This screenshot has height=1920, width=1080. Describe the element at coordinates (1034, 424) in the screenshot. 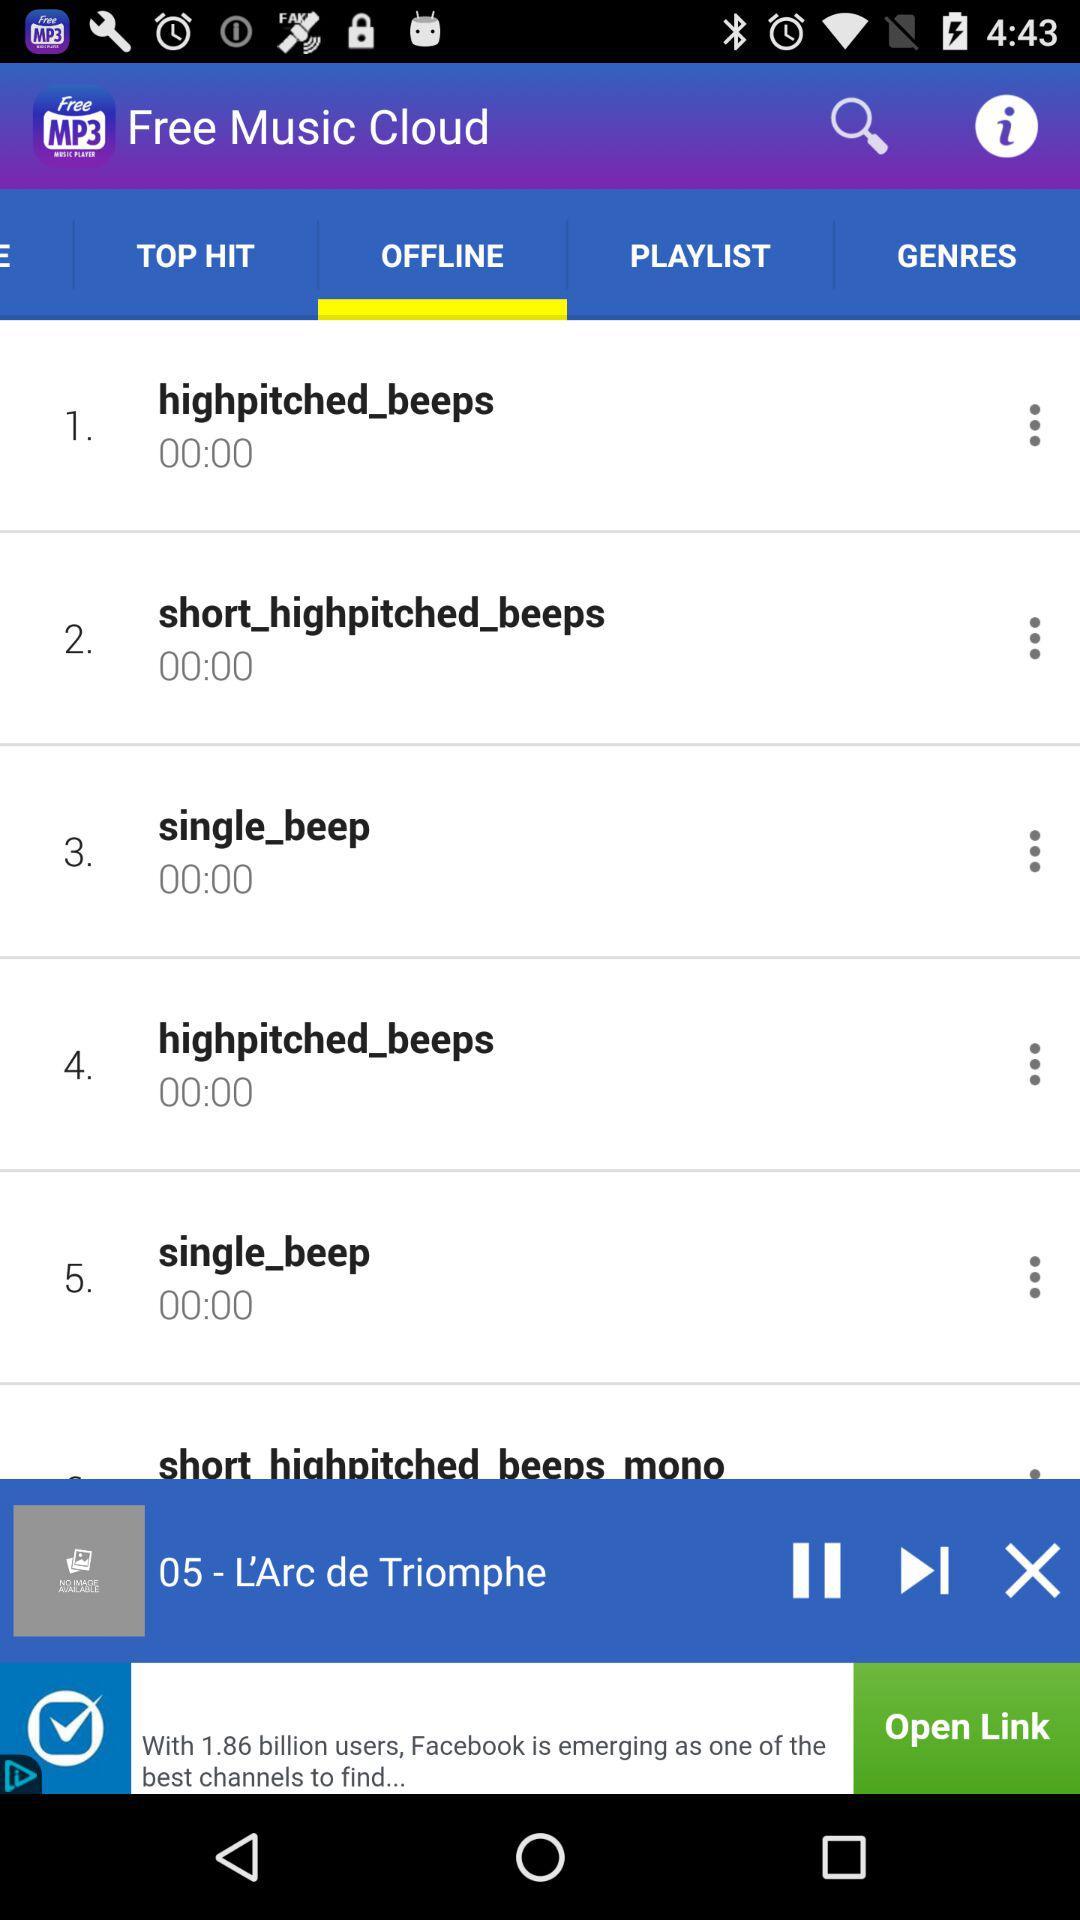

I see `options menu` at that location.